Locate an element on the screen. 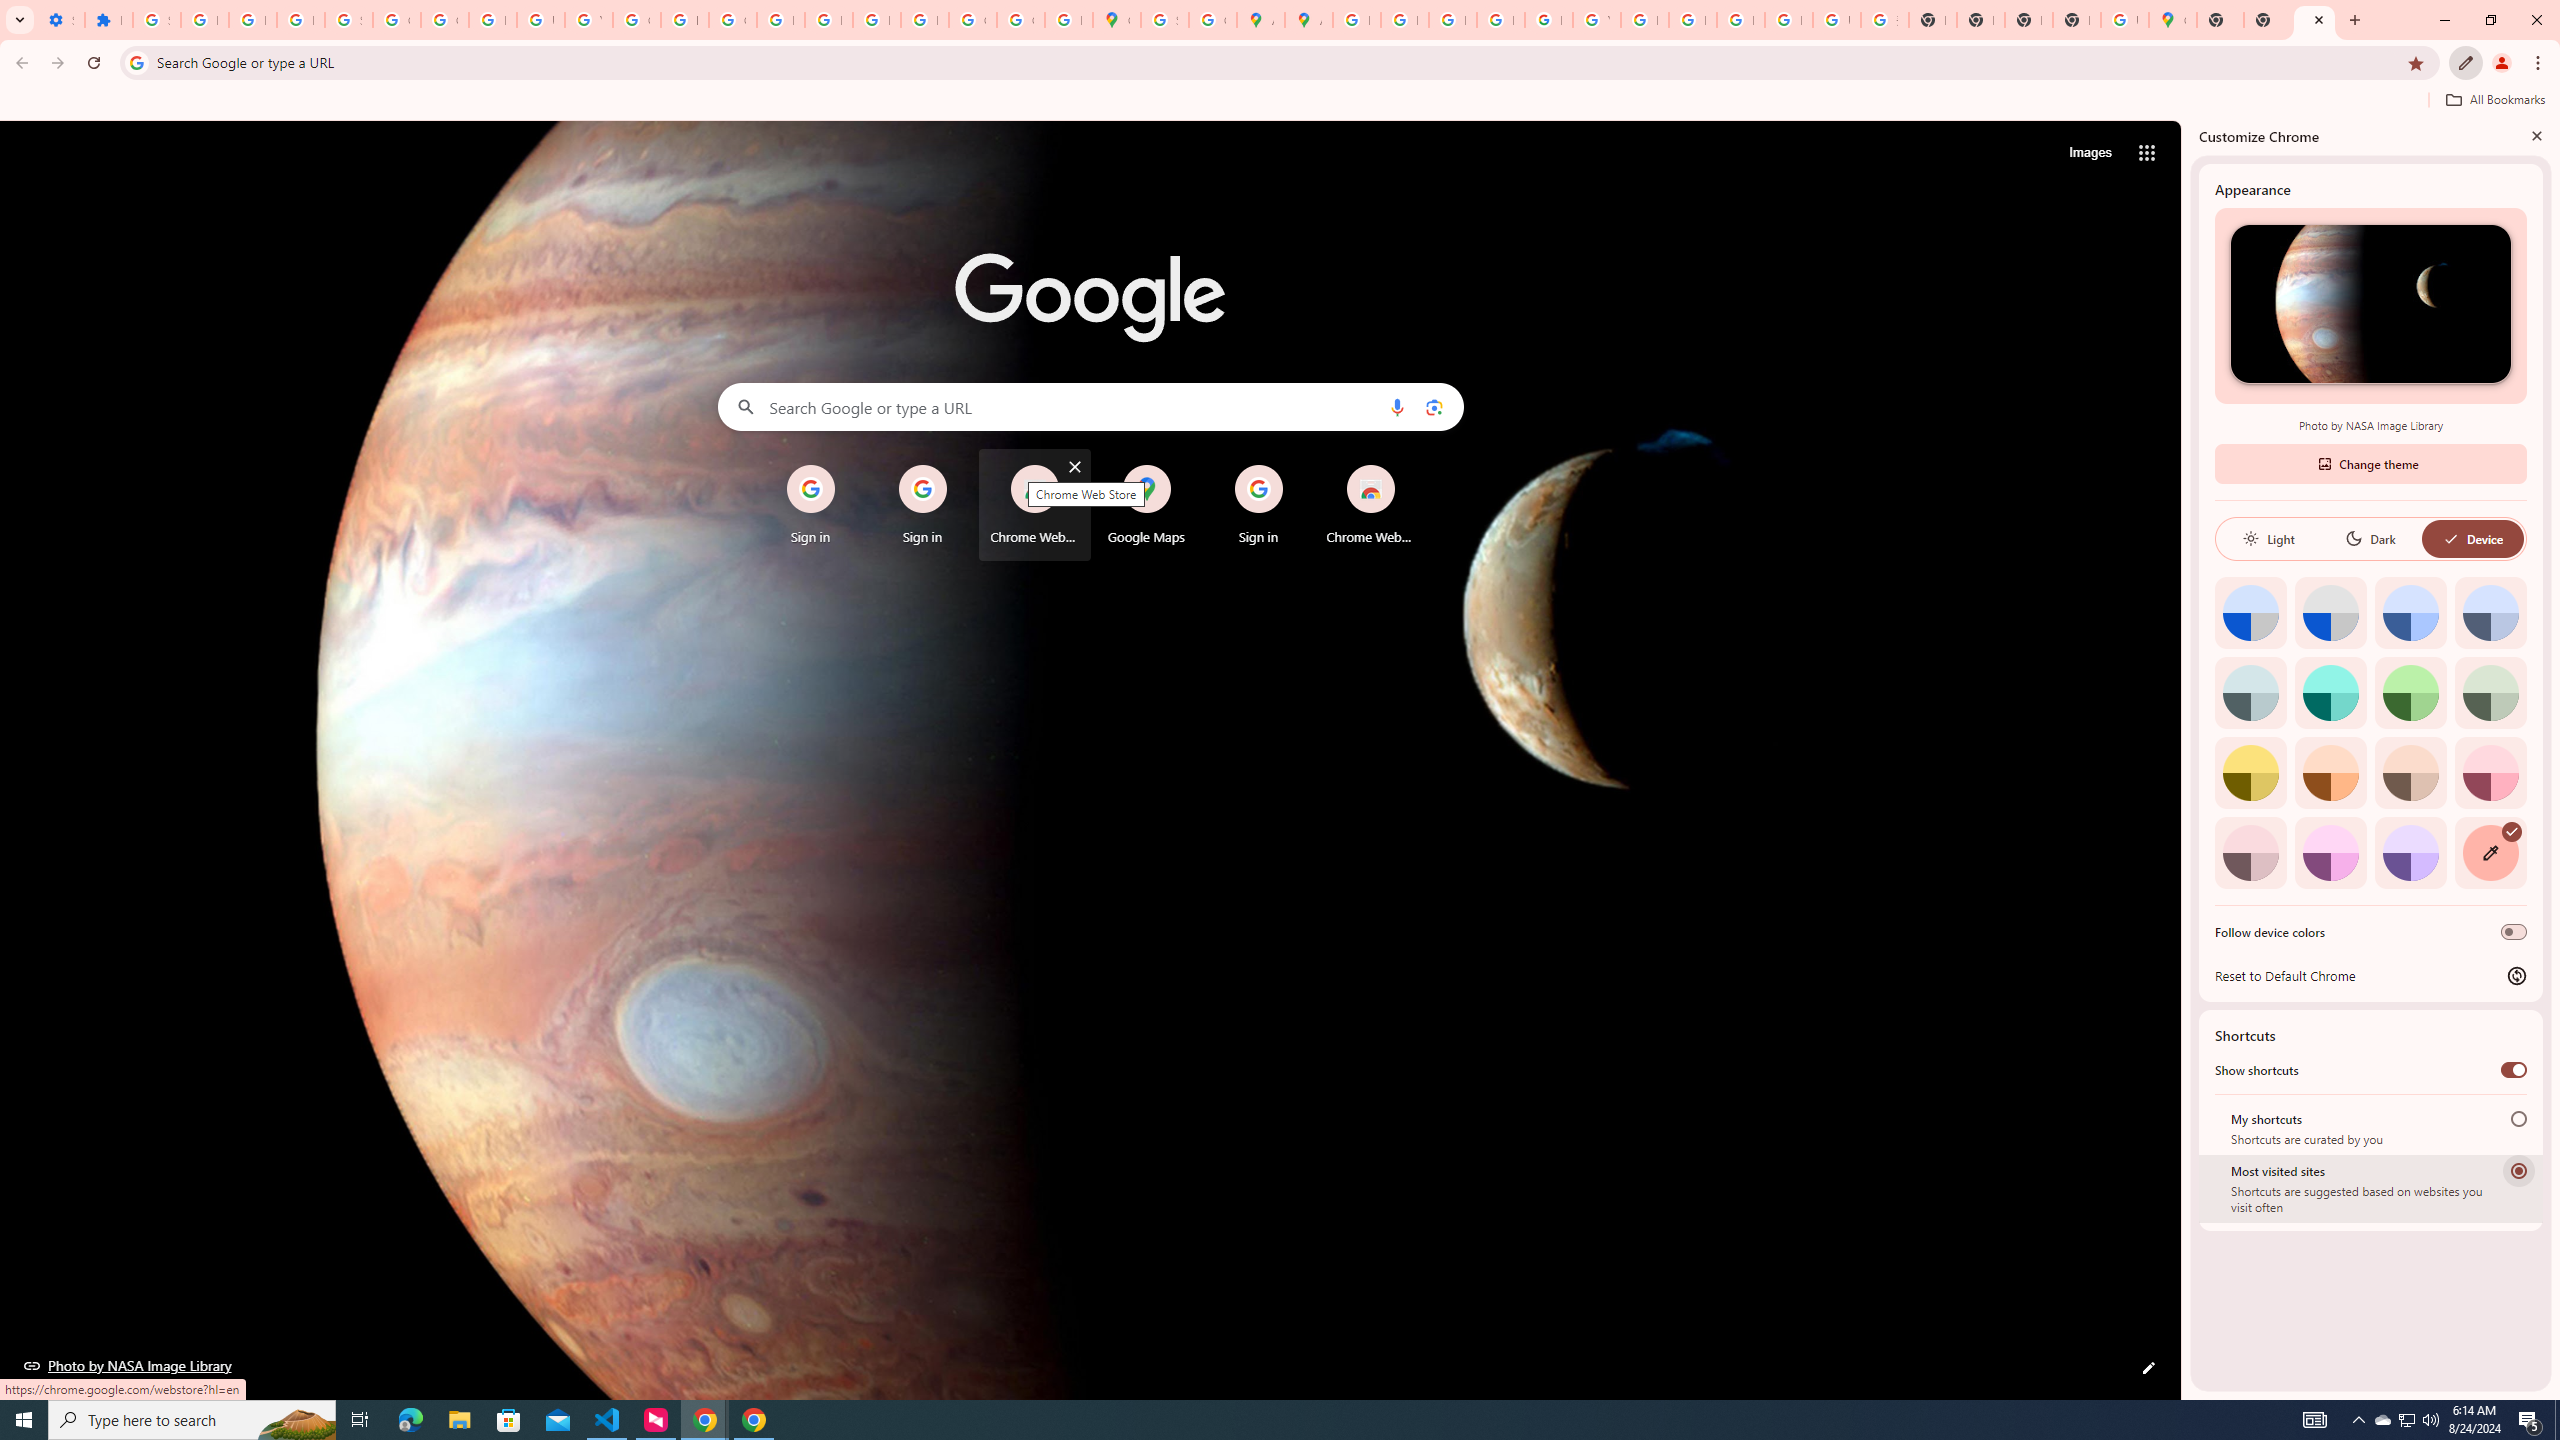 The height and width of the screenshot is (1440, 2560). 'Settings - On startup' is located at coordinates (61, 19).